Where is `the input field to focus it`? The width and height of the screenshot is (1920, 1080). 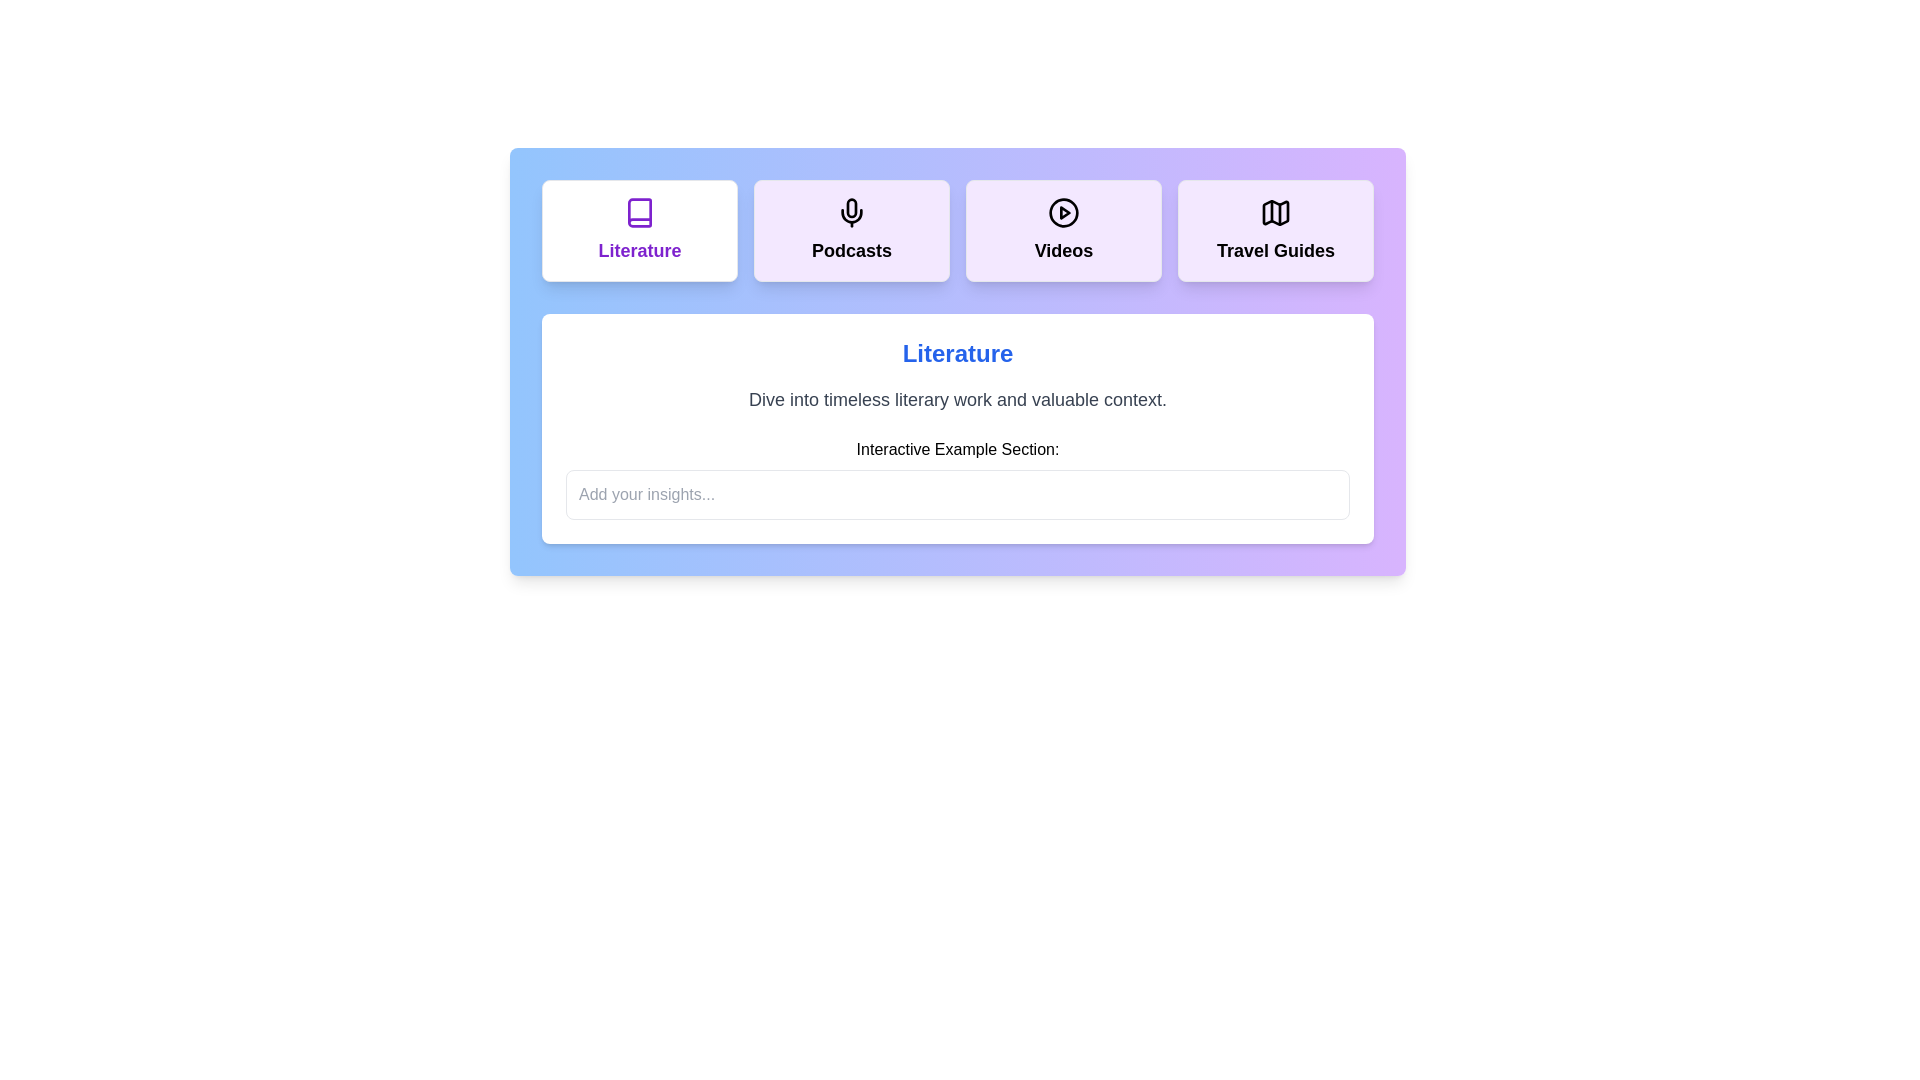
the input field to focus it is located at coordinates (957, 494).